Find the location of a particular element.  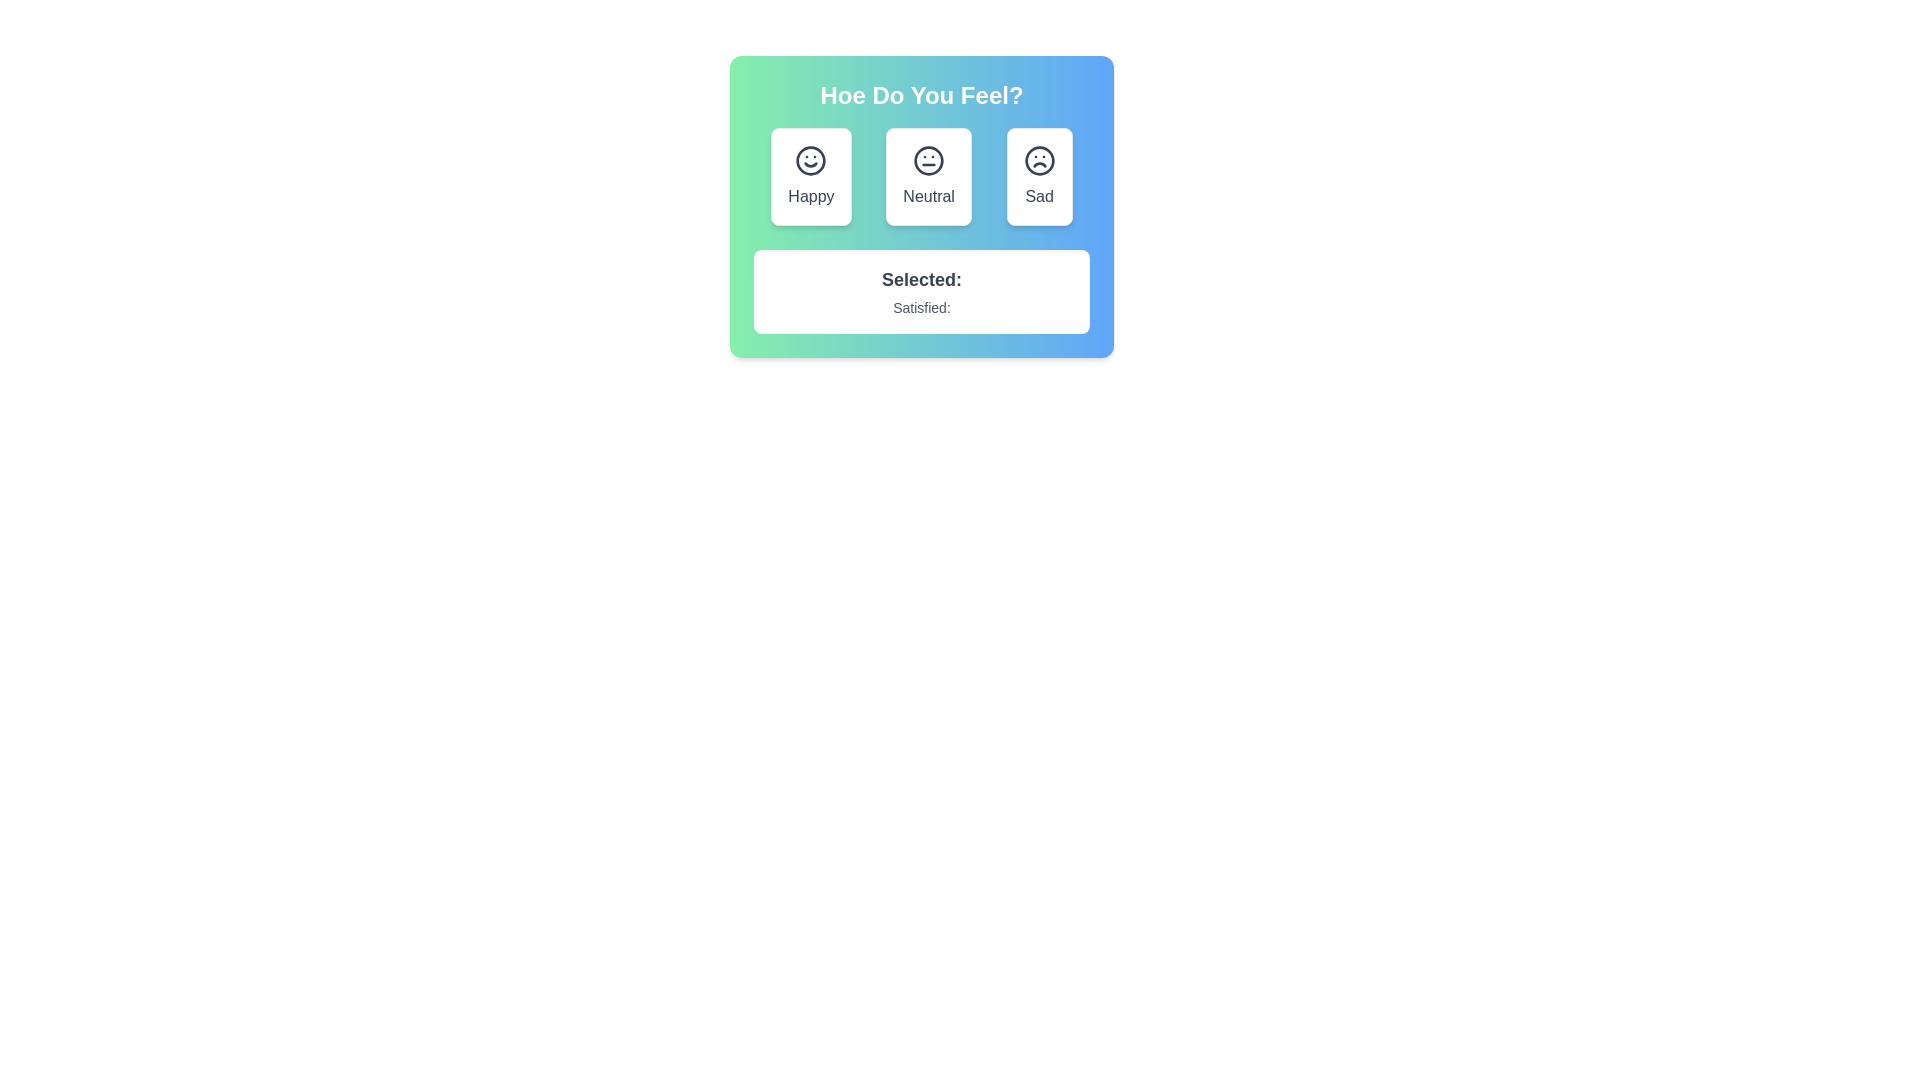

the emotion button labeled Happy to observe the visual feedback is located at coordinates (811, 176).